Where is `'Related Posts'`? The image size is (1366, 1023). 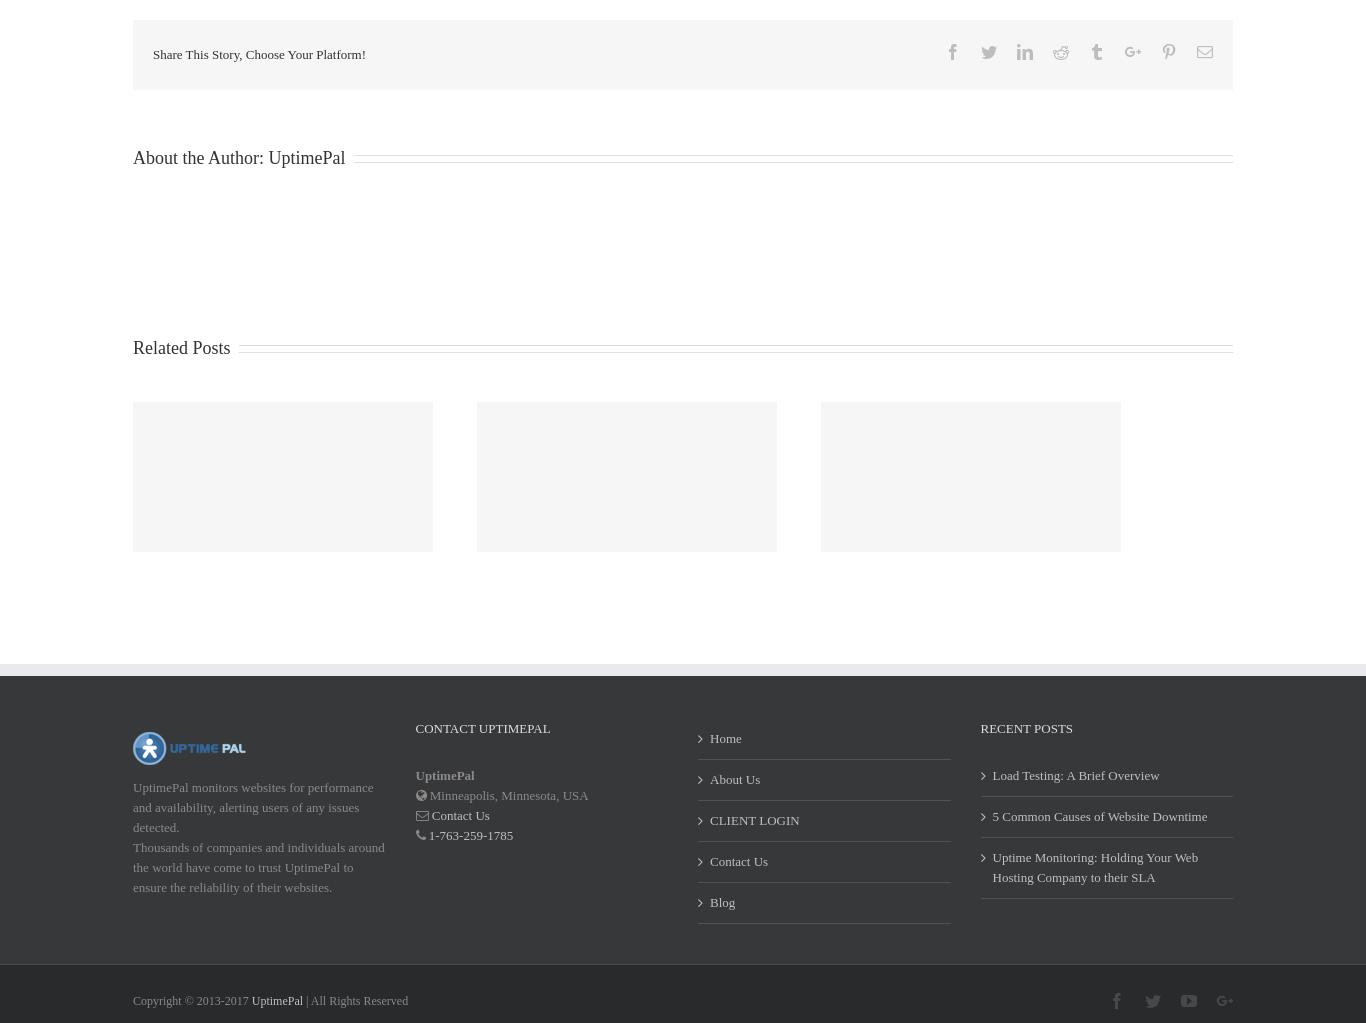 'Related Posts' is located at coordinates (180, 371).